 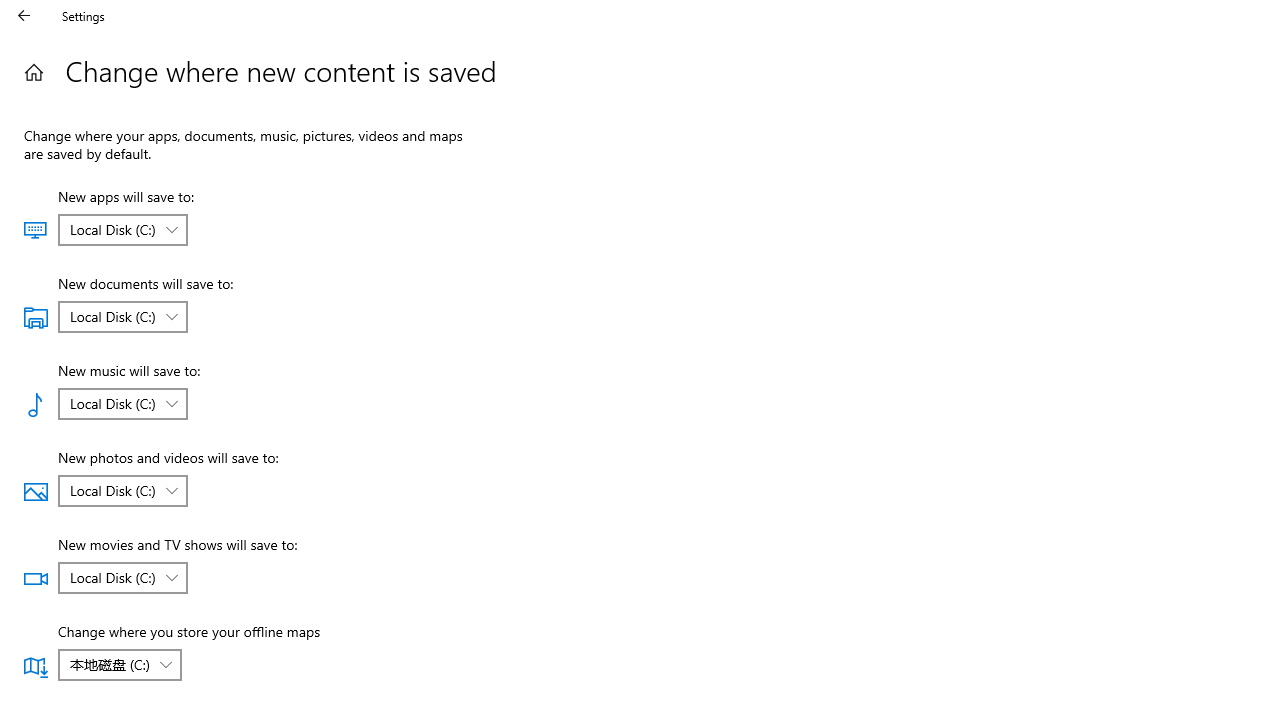 I want to click on 'New apps will save to:', so click(x=121, y=229).